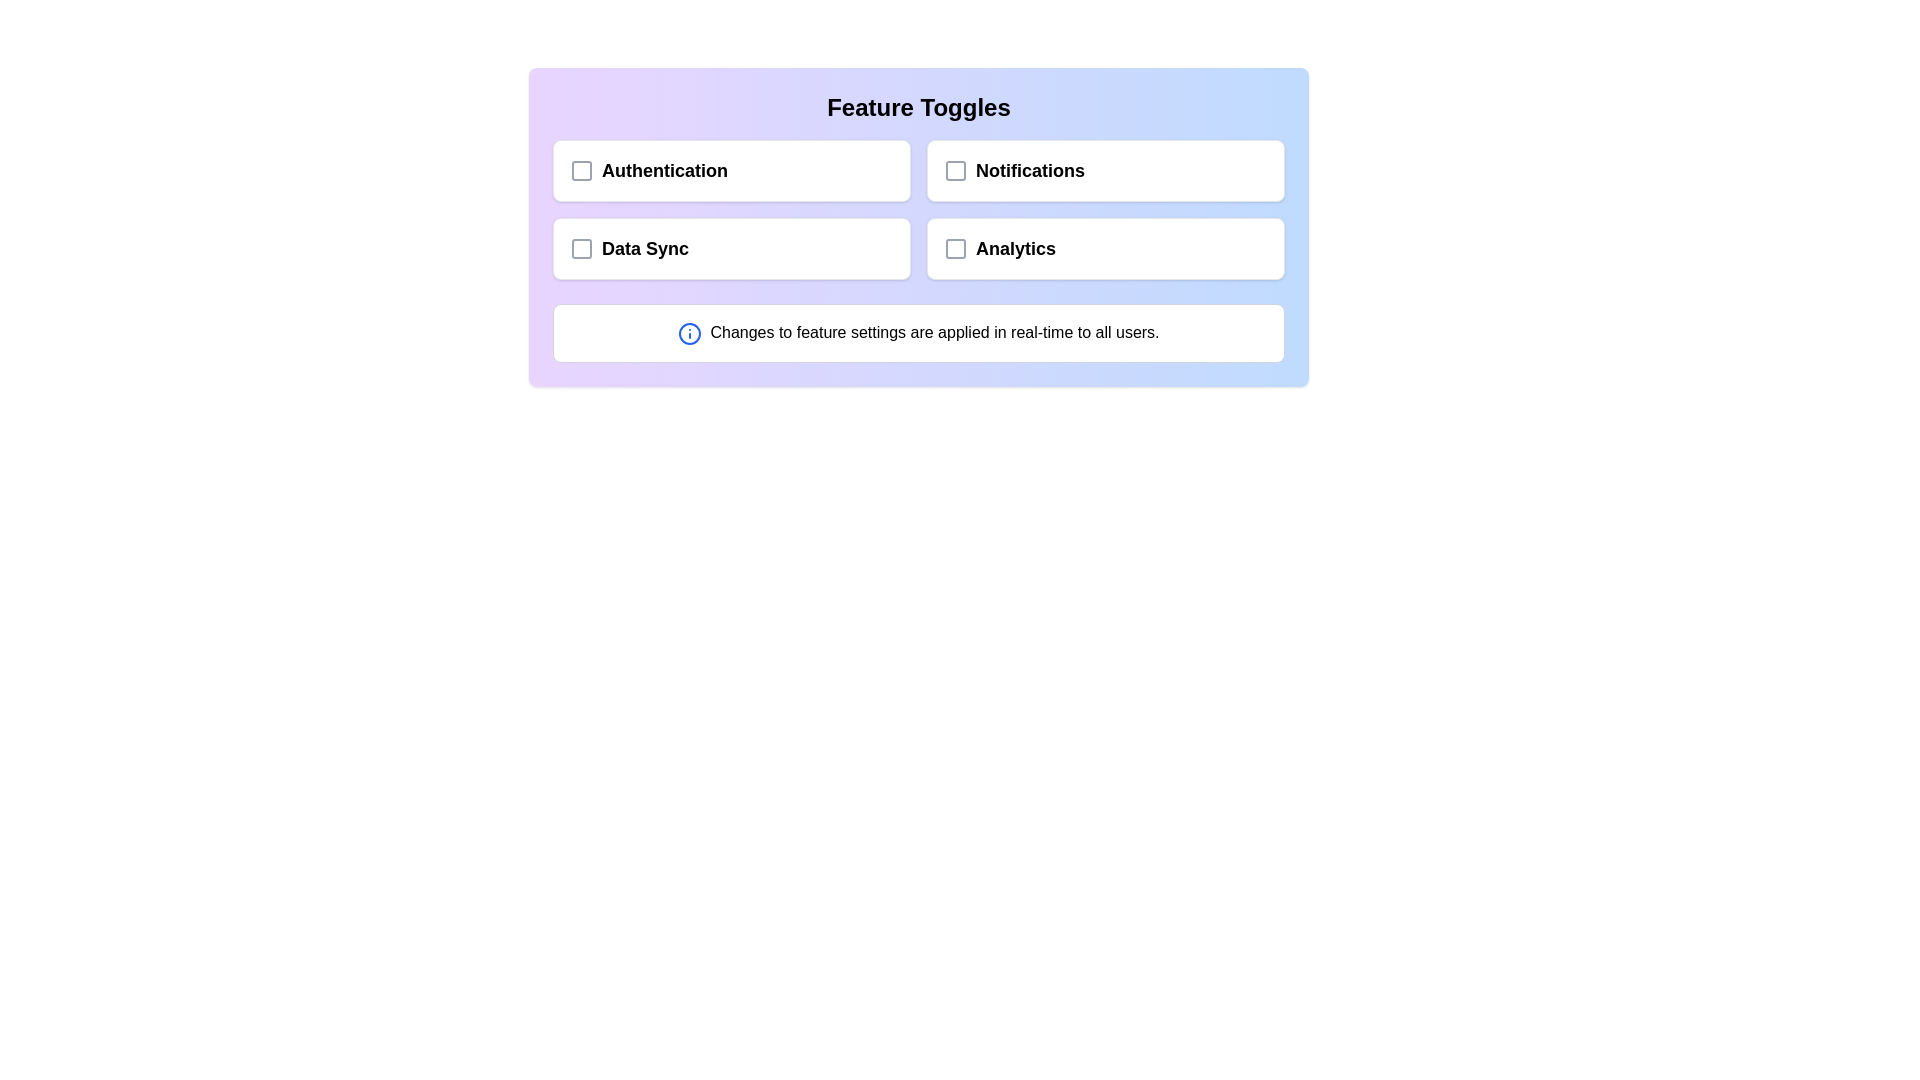  What do you see at coordinates (628, 248) in the screenshot?
I see `the 'Data Sync' checkbox located in the second position of the left column under 'Feature Toggles'` at bounding box center [628, 248].